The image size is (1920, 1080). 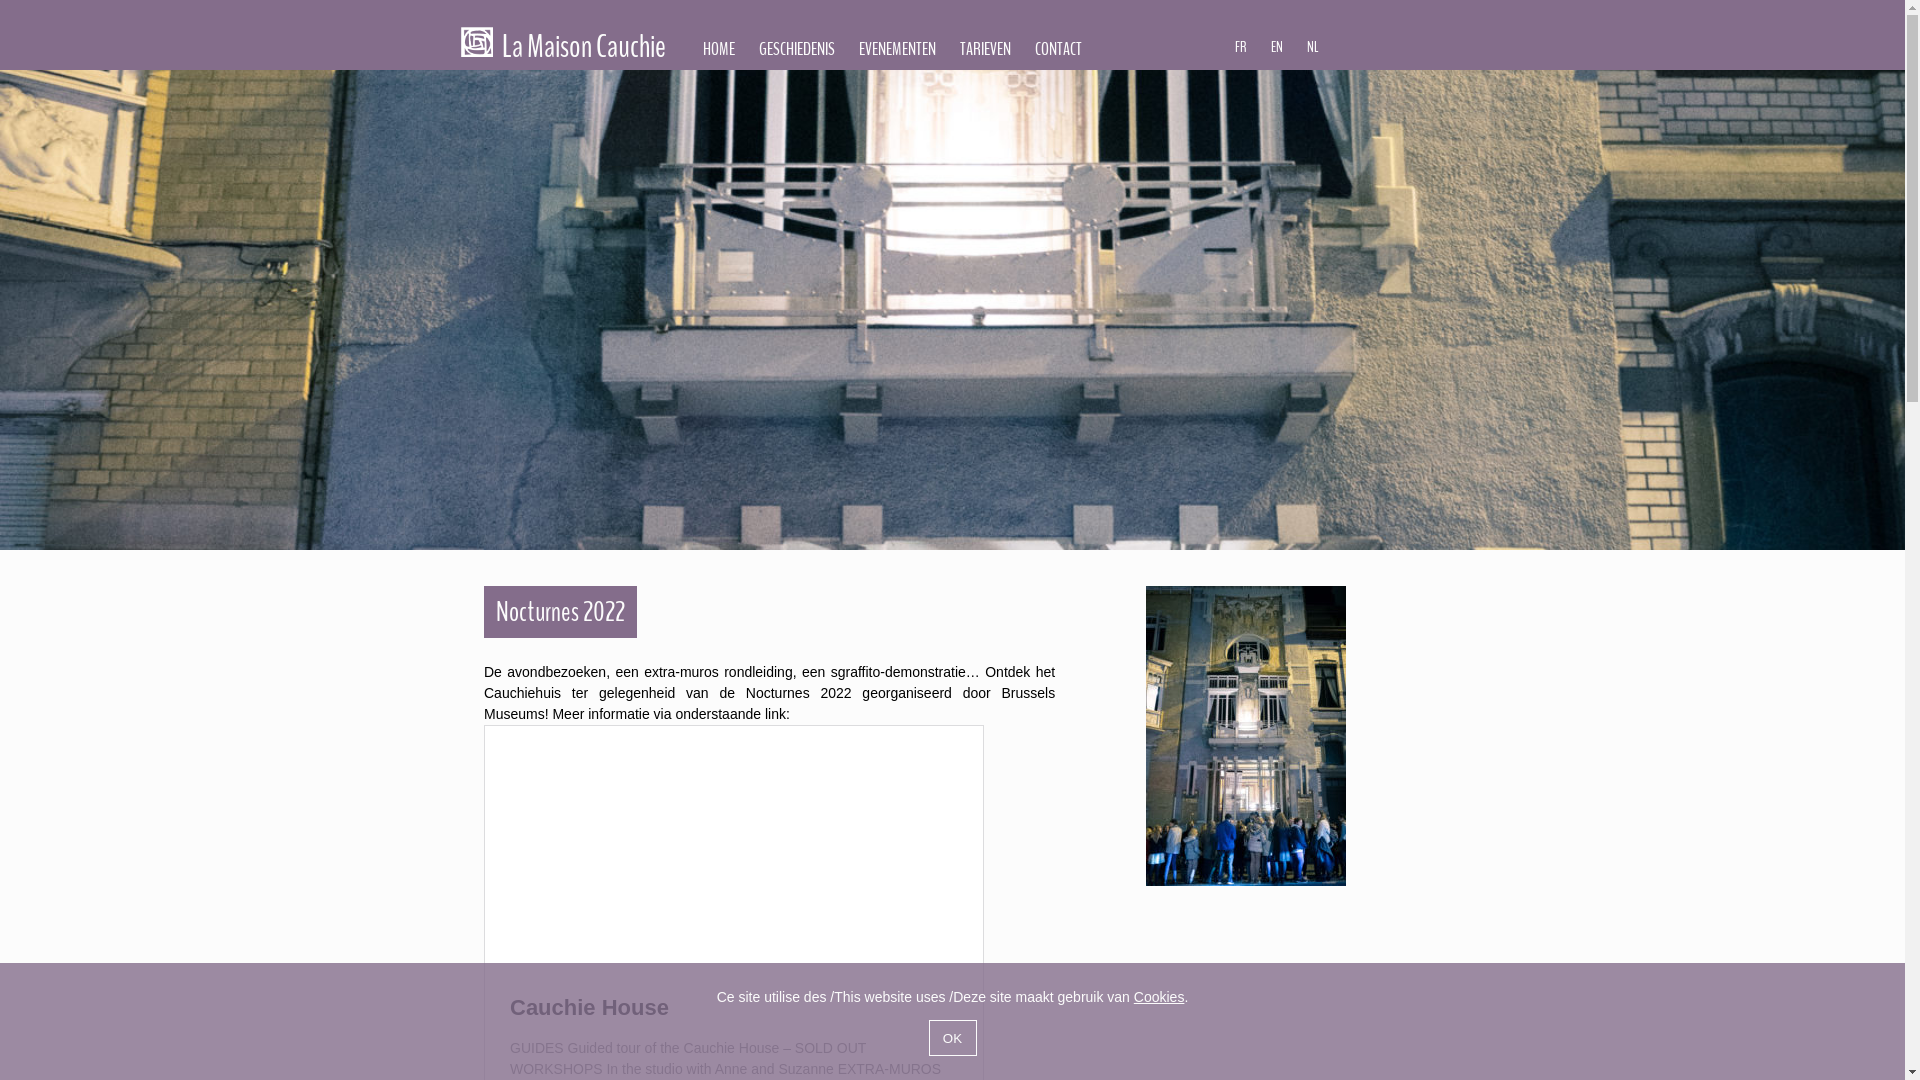 I want to click on 'La Maison Cauchie - Nocturnes 2022', so click(x=1245, y=736).